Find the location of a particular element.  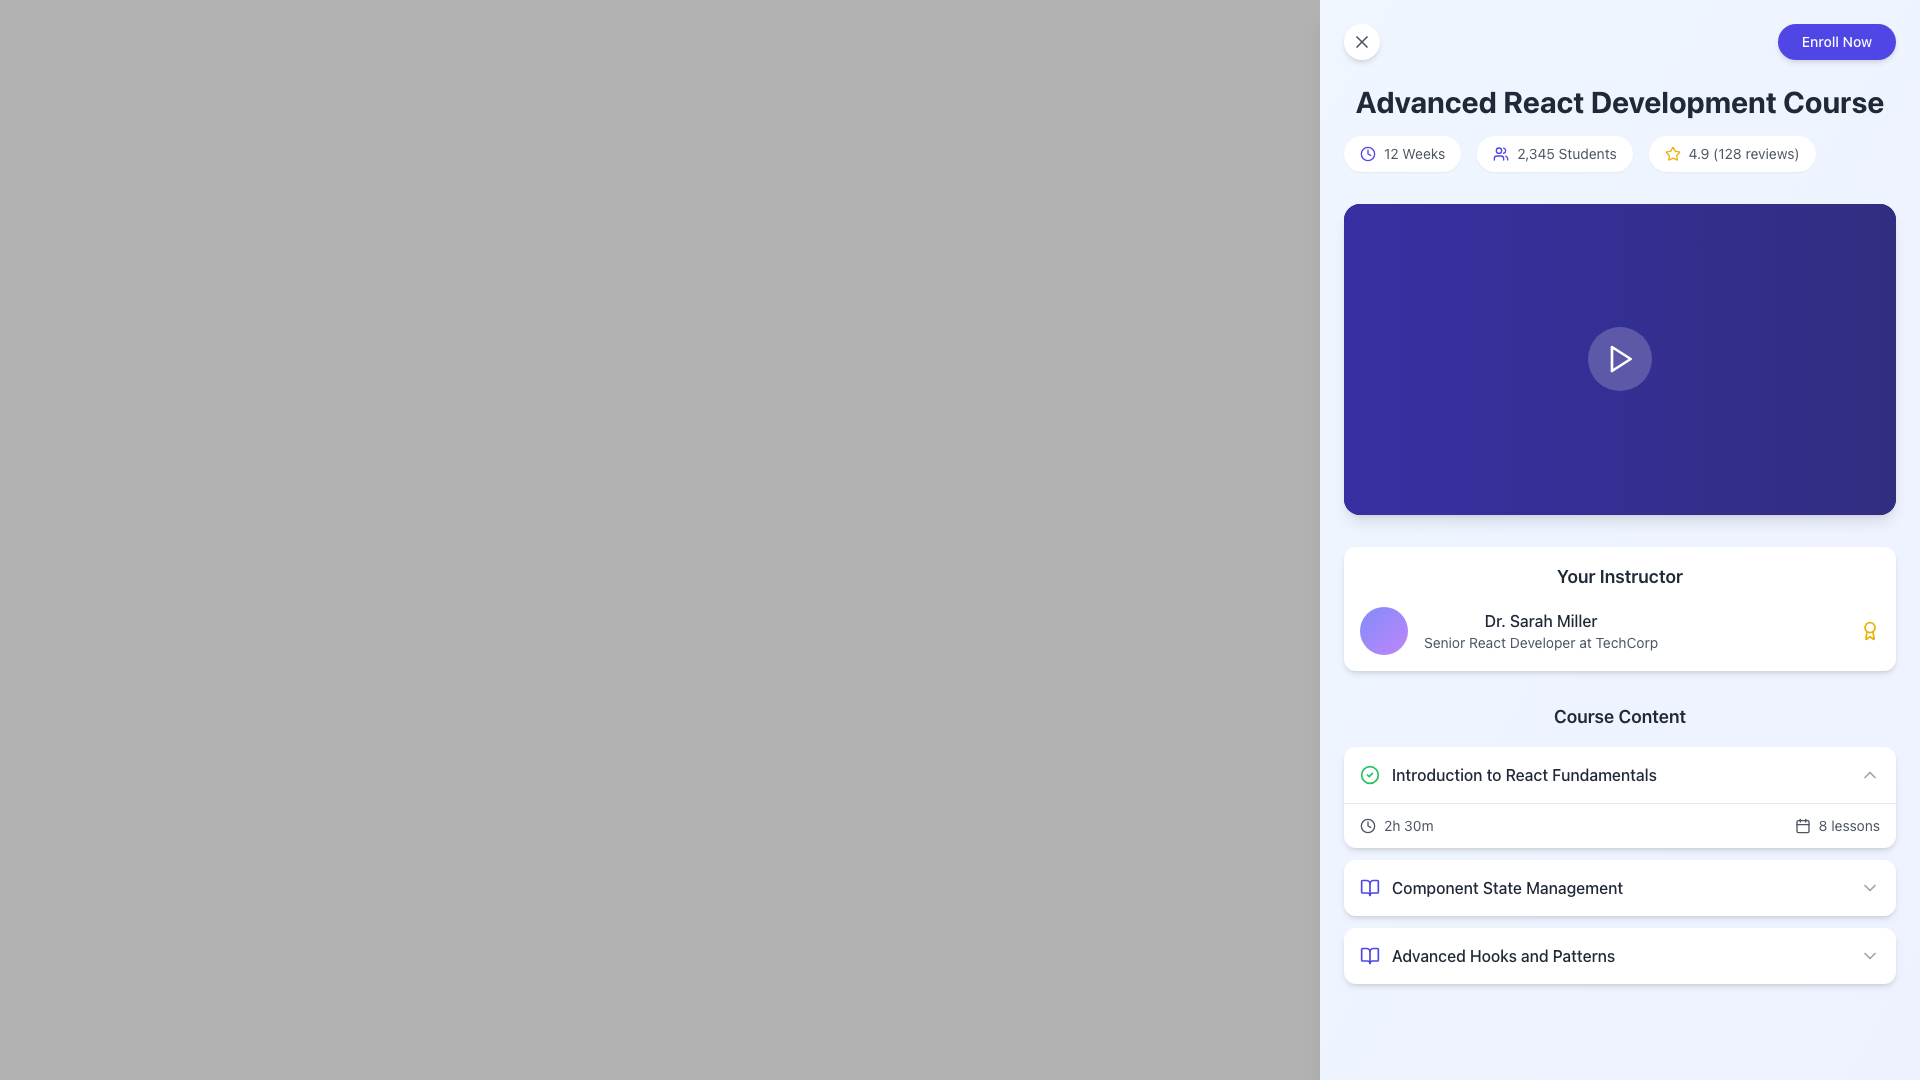

the Collapsible Section Header titled 'Introduction to React Fundamentals' is located at coordinates (1620, 773).